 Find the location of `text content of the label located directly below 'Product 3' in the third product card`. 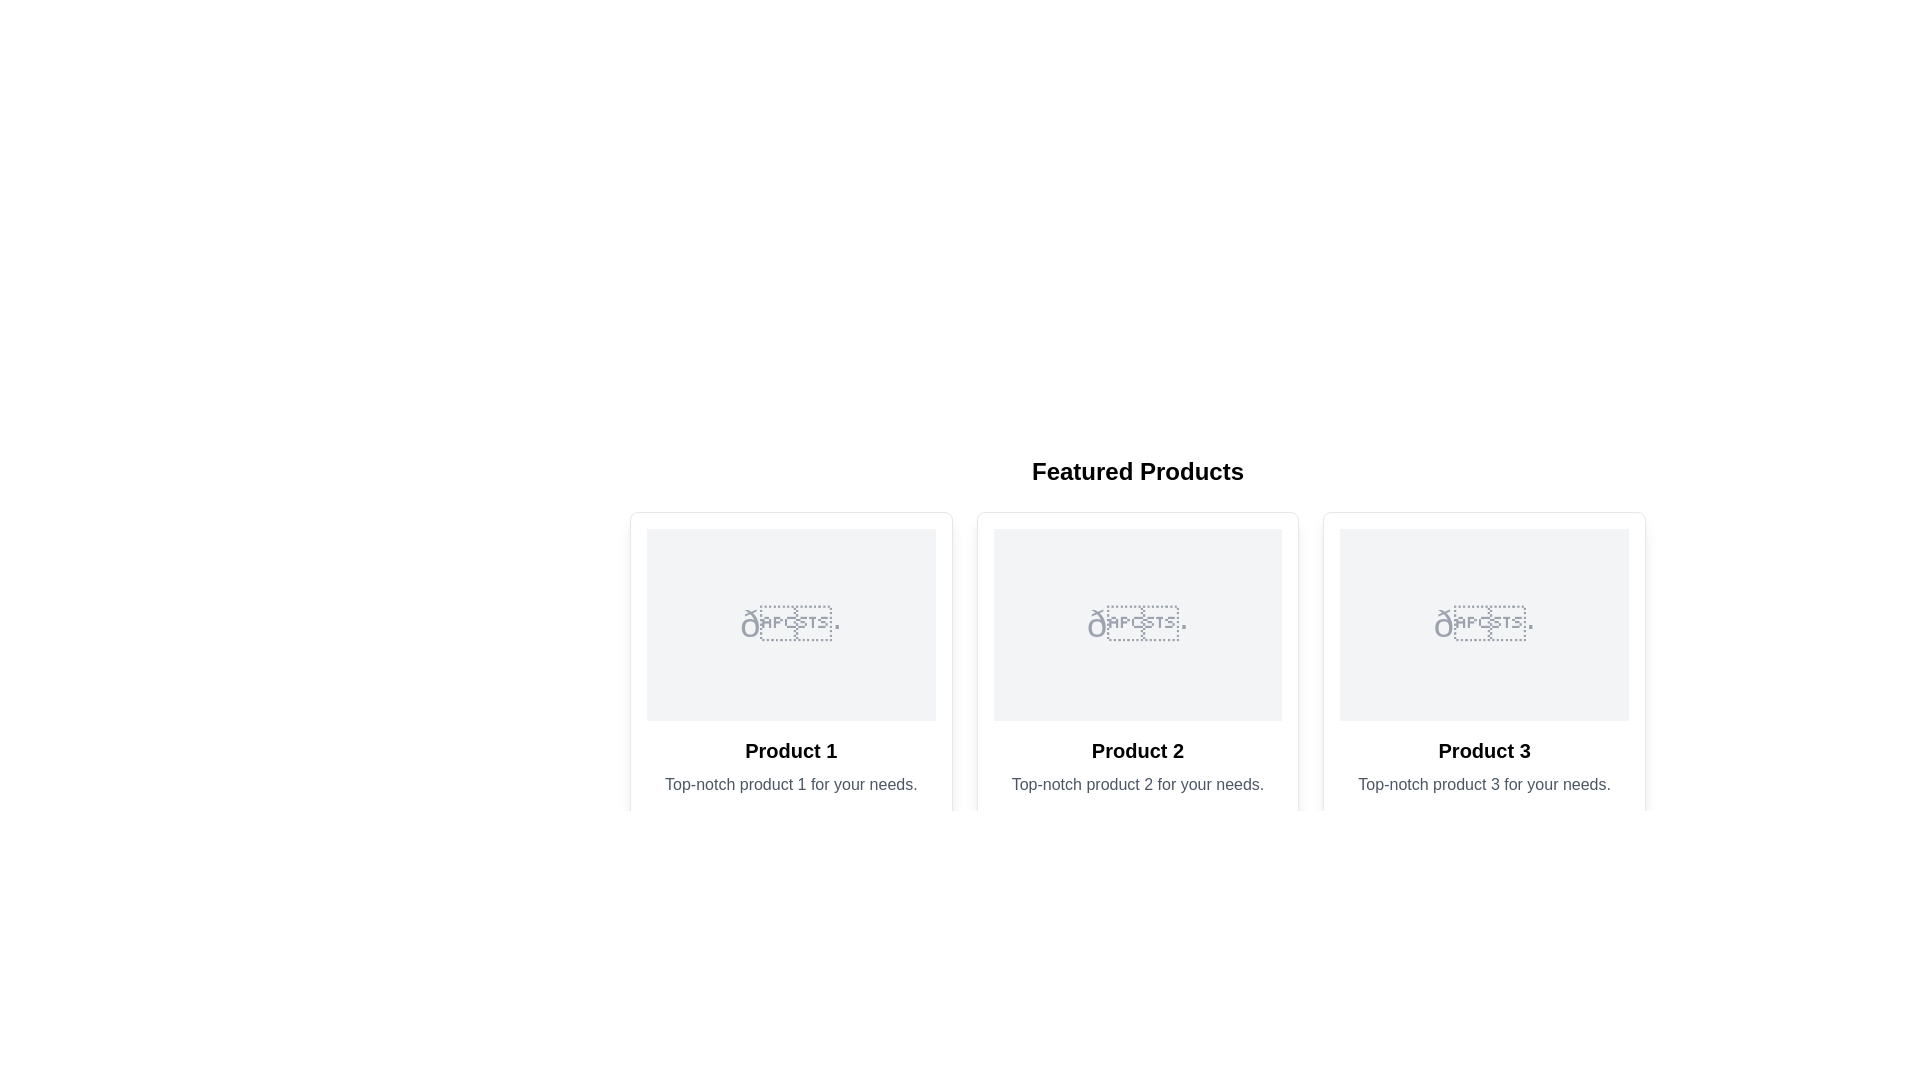

text content of the label located directly below 'Product 3' in the third product card is located at coordinates (1484, 784).